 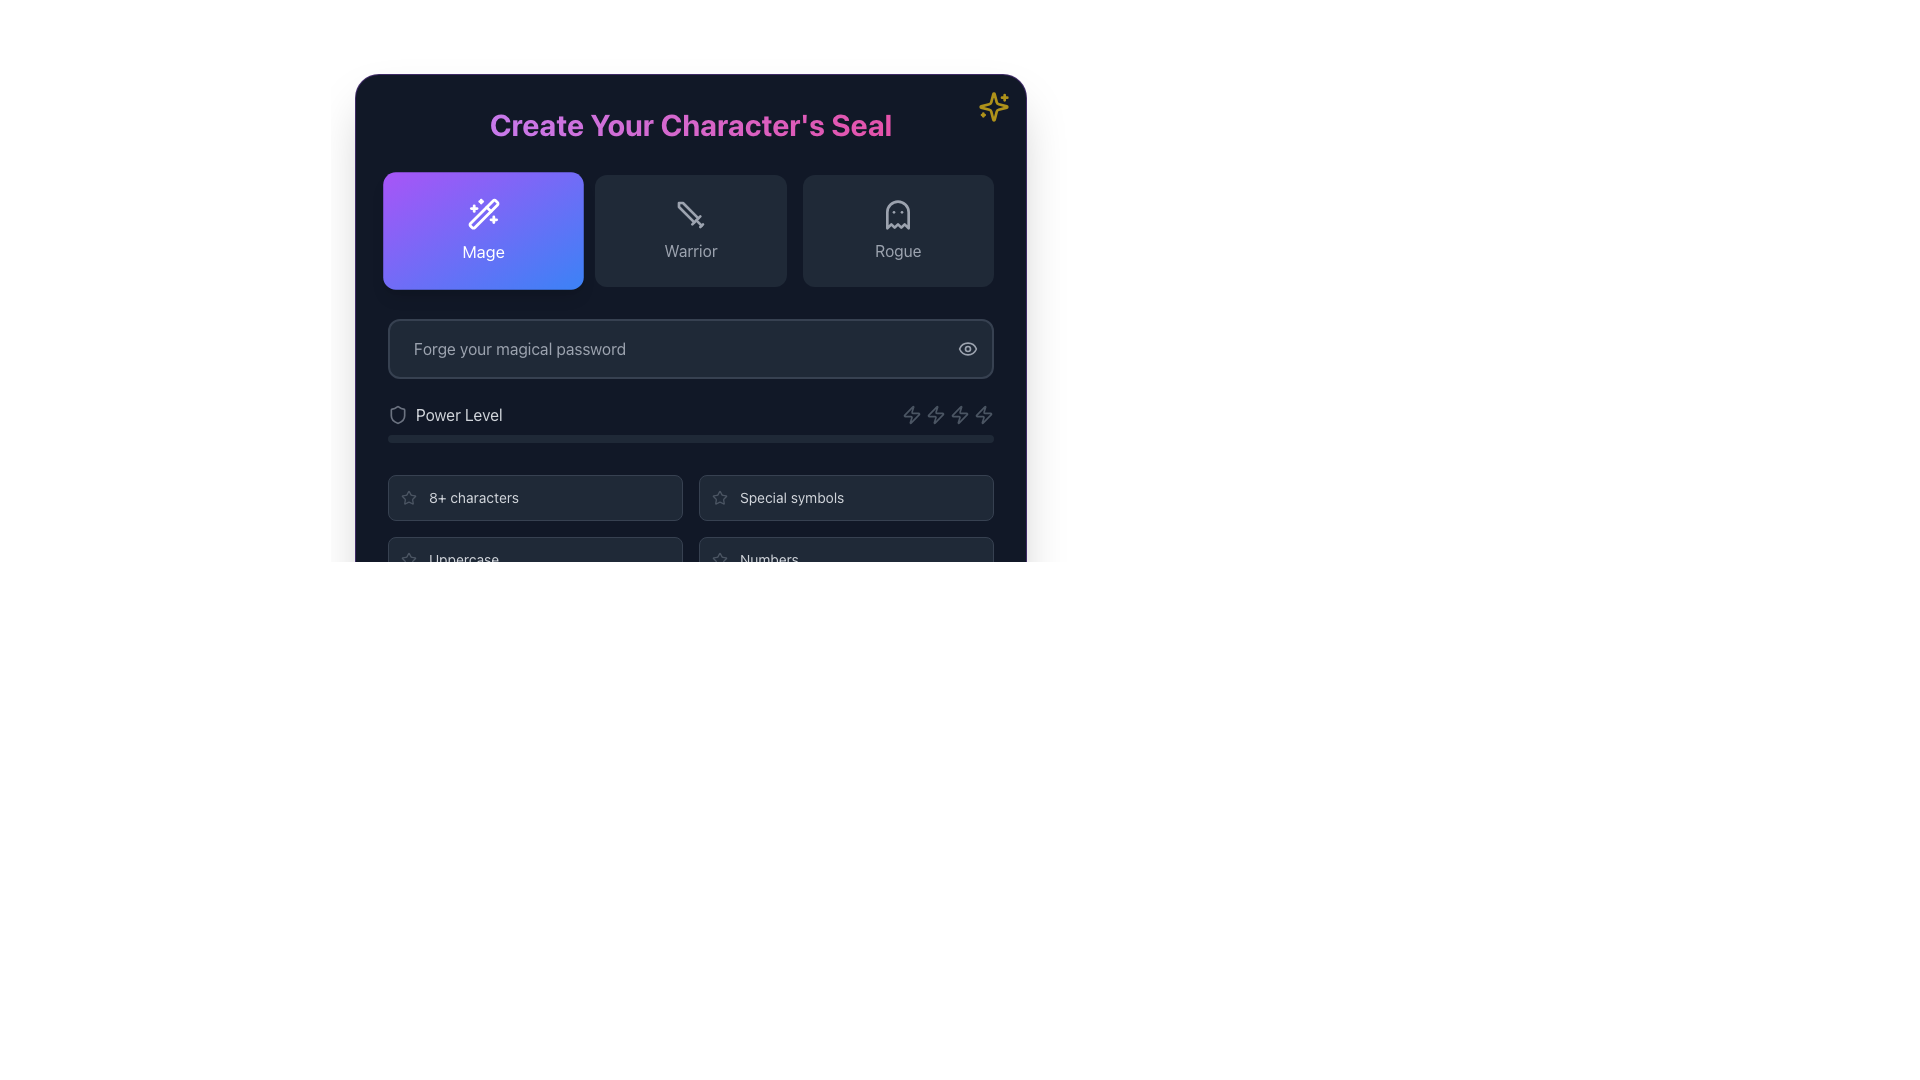 I want to click on the progress bar, so click(x=860, y=438).